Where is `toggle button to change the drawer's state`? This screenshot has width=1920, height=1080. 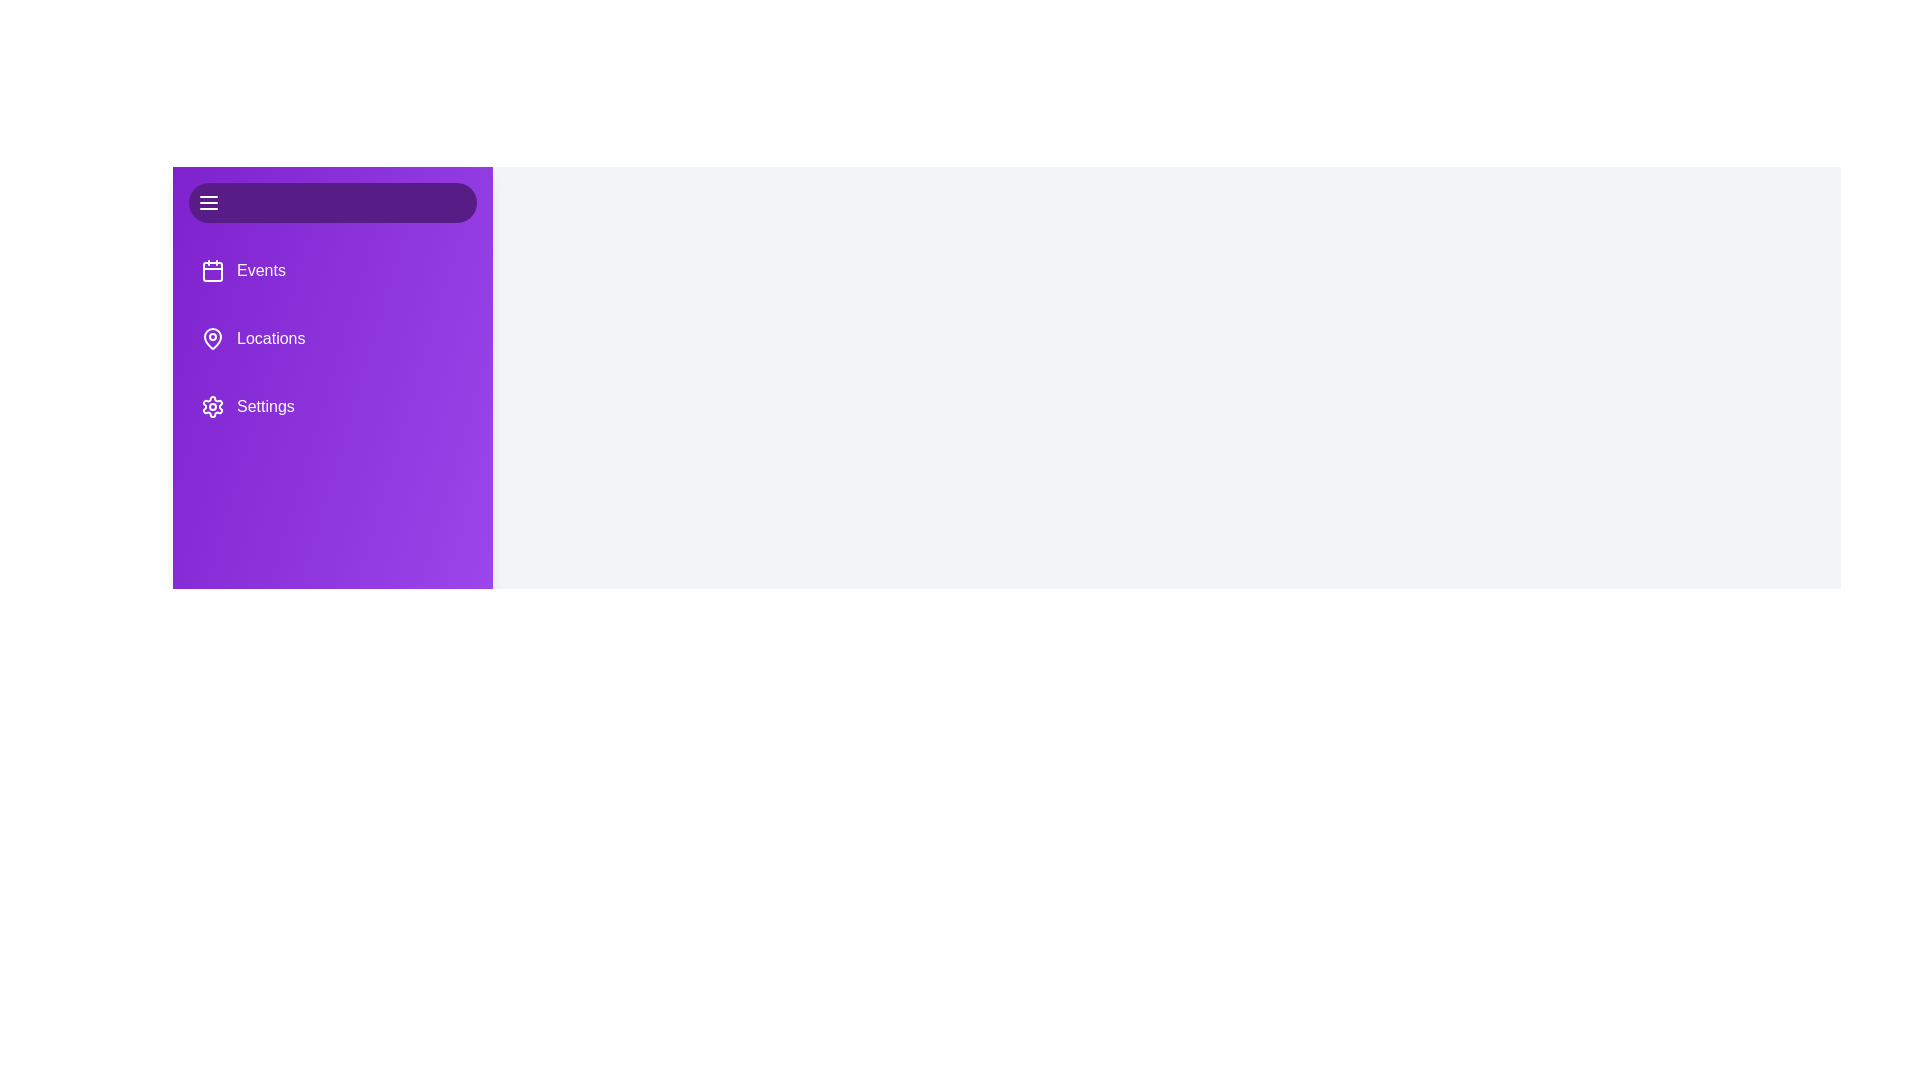
toggle button to change the drawer's state is located at coordinates (332, 203).